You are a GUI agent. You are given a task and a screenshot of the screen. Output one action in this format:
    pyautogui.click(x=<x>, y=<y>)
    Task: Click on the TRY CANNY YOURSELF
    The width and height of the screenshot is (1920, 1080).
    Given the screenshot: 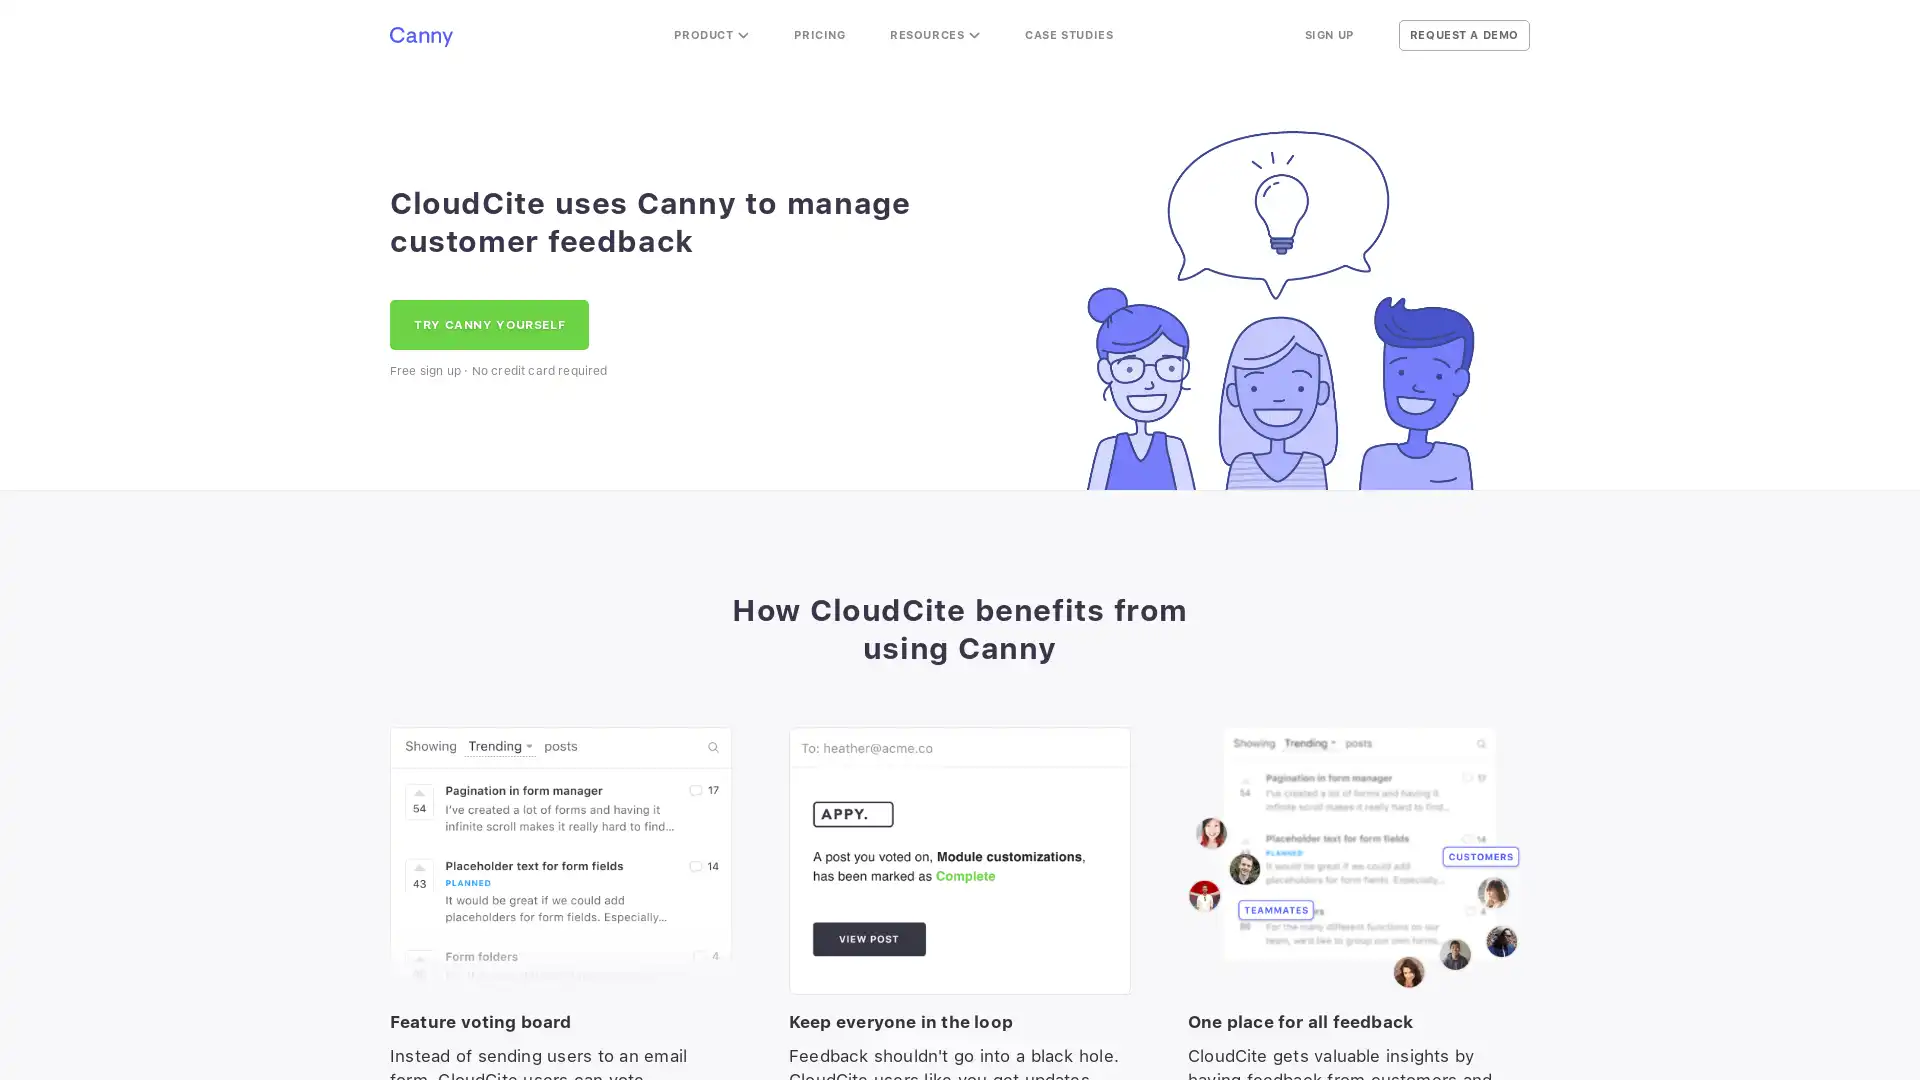 What is the action you would take?
    pyautogui.click(x=489, y=323)
    